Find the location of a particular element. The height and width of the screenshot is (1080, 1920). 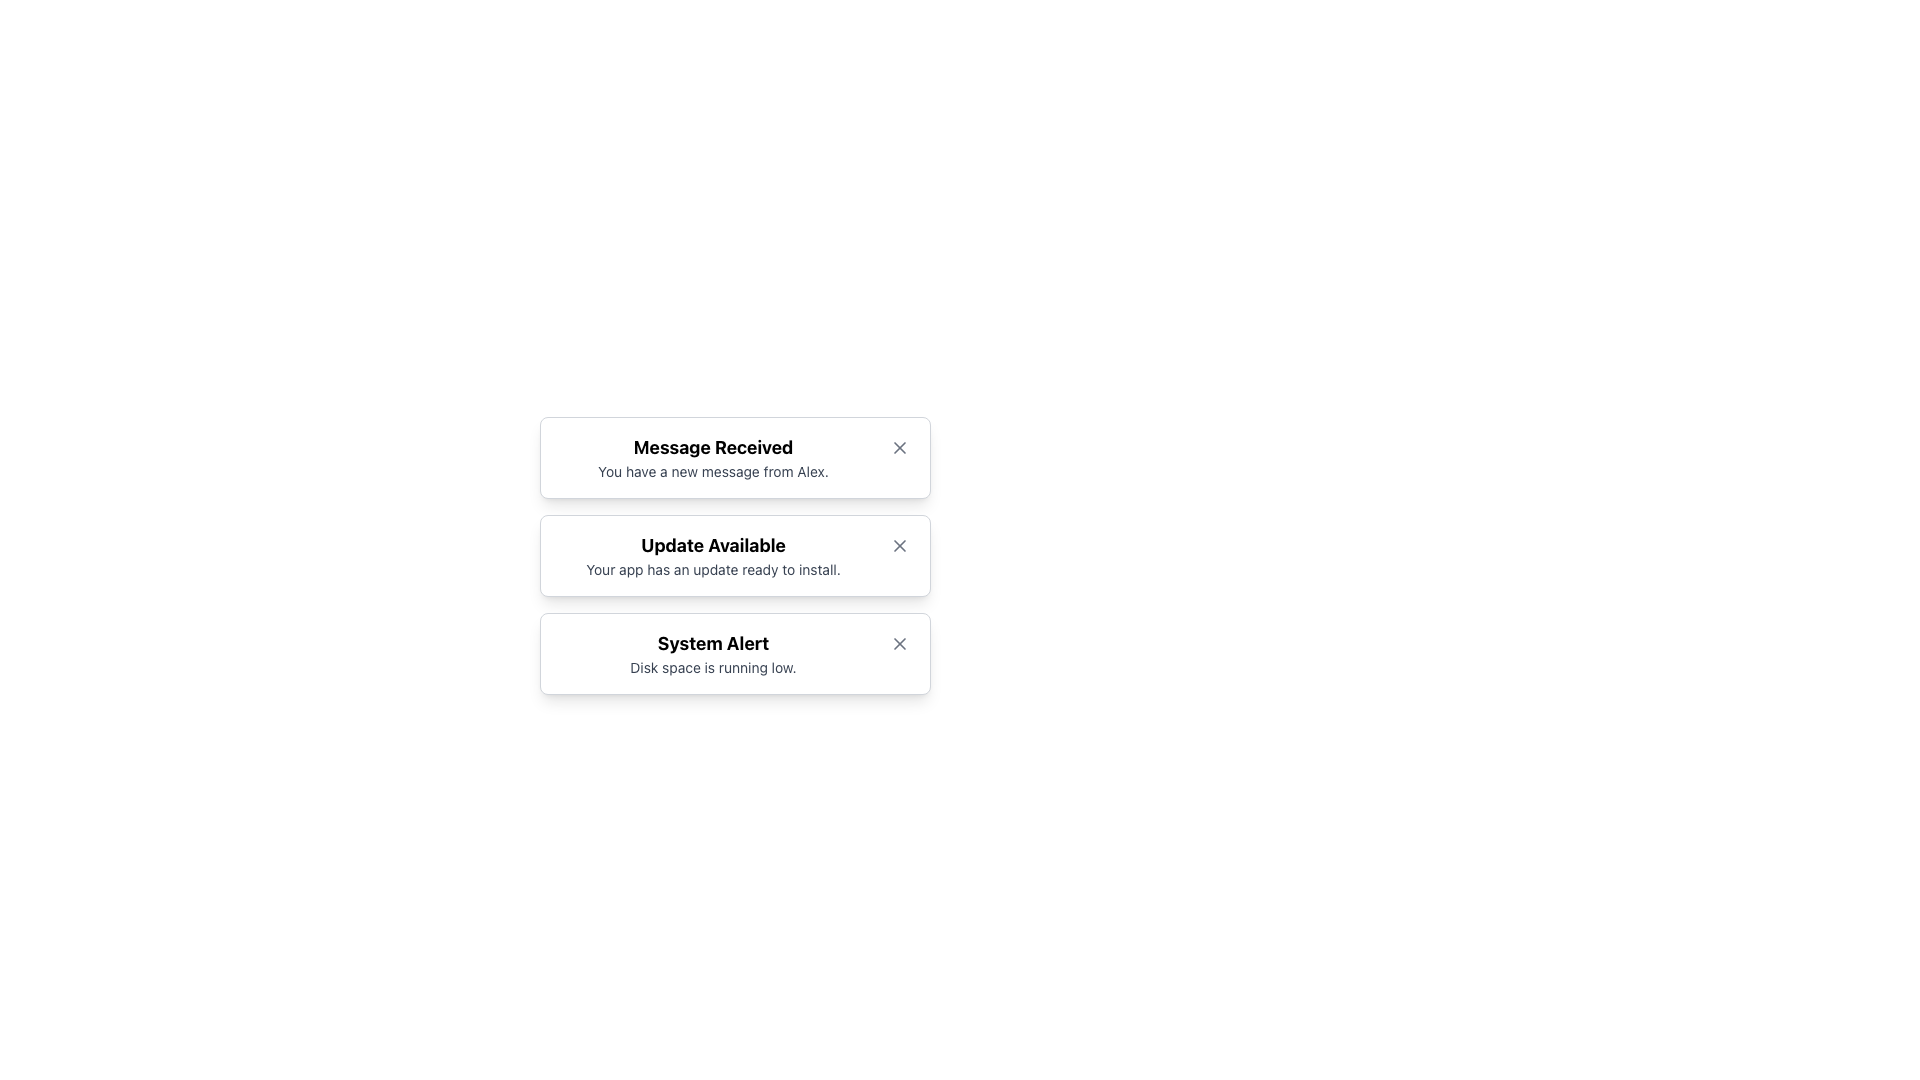

text content of the third alert notification message located in the vertically stacked alert box is located at coordinates (713, 654).